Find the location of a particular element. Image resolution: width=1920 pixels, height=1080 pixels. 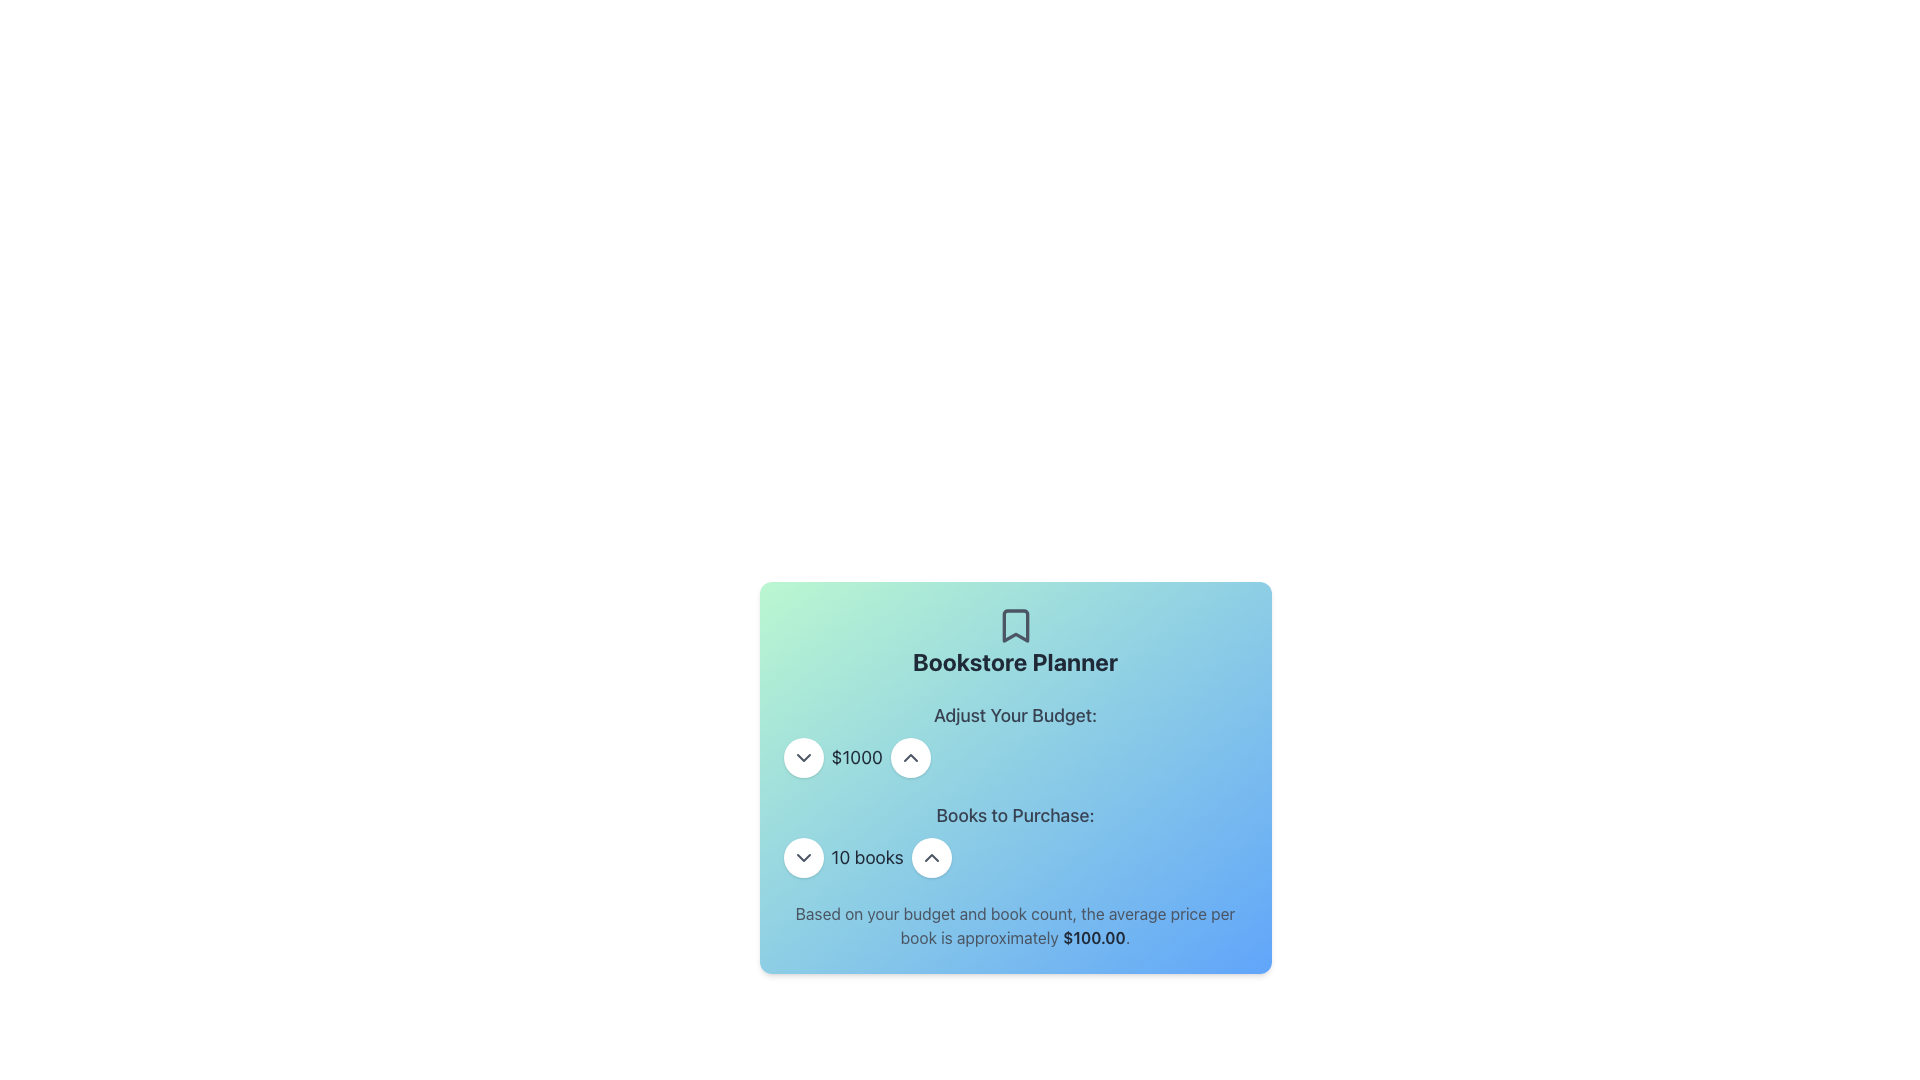

the Text Display that shows the calculated average price per book, which is part of the sentence located at the bottom of the 'Bookstore Planner' card is located at coordinates (1093, 937).